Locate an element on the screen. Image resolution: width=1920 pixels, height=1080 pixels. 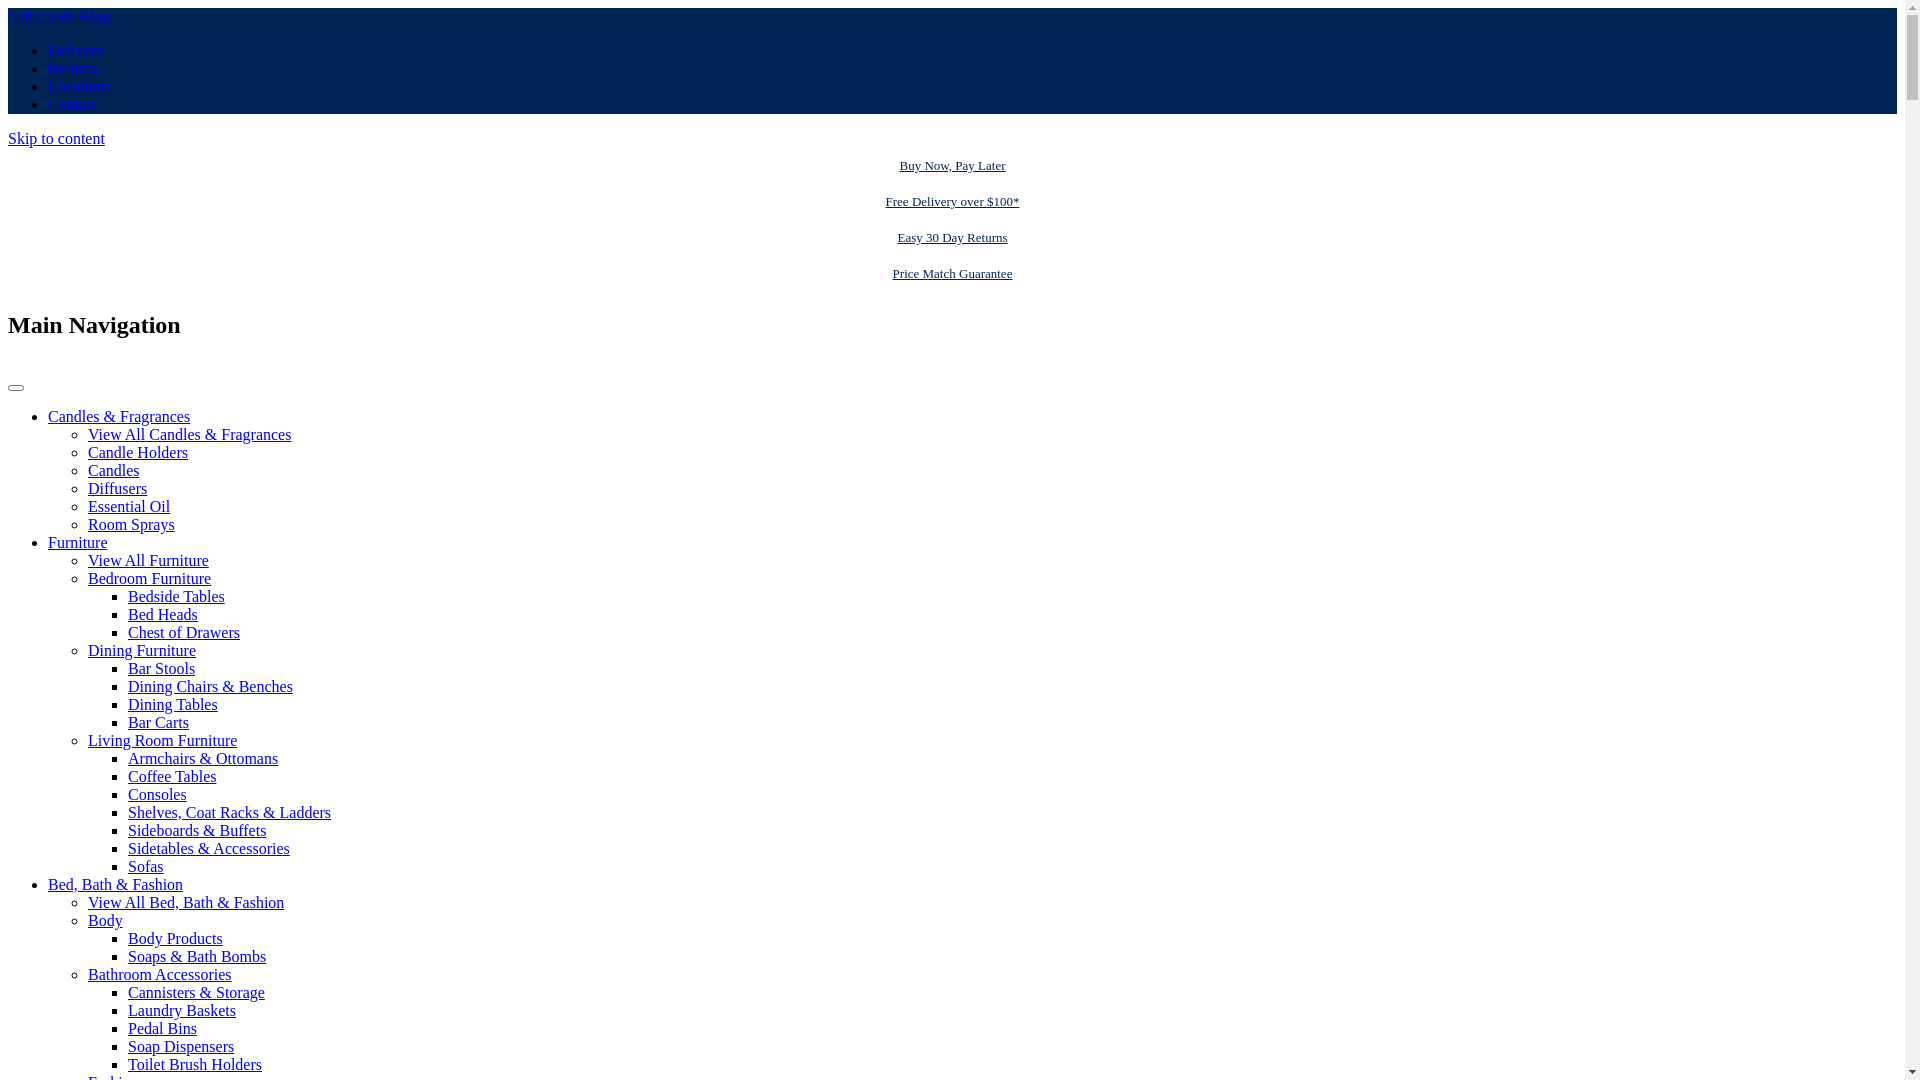
'Furniture' is located at coordinates (77, 542).